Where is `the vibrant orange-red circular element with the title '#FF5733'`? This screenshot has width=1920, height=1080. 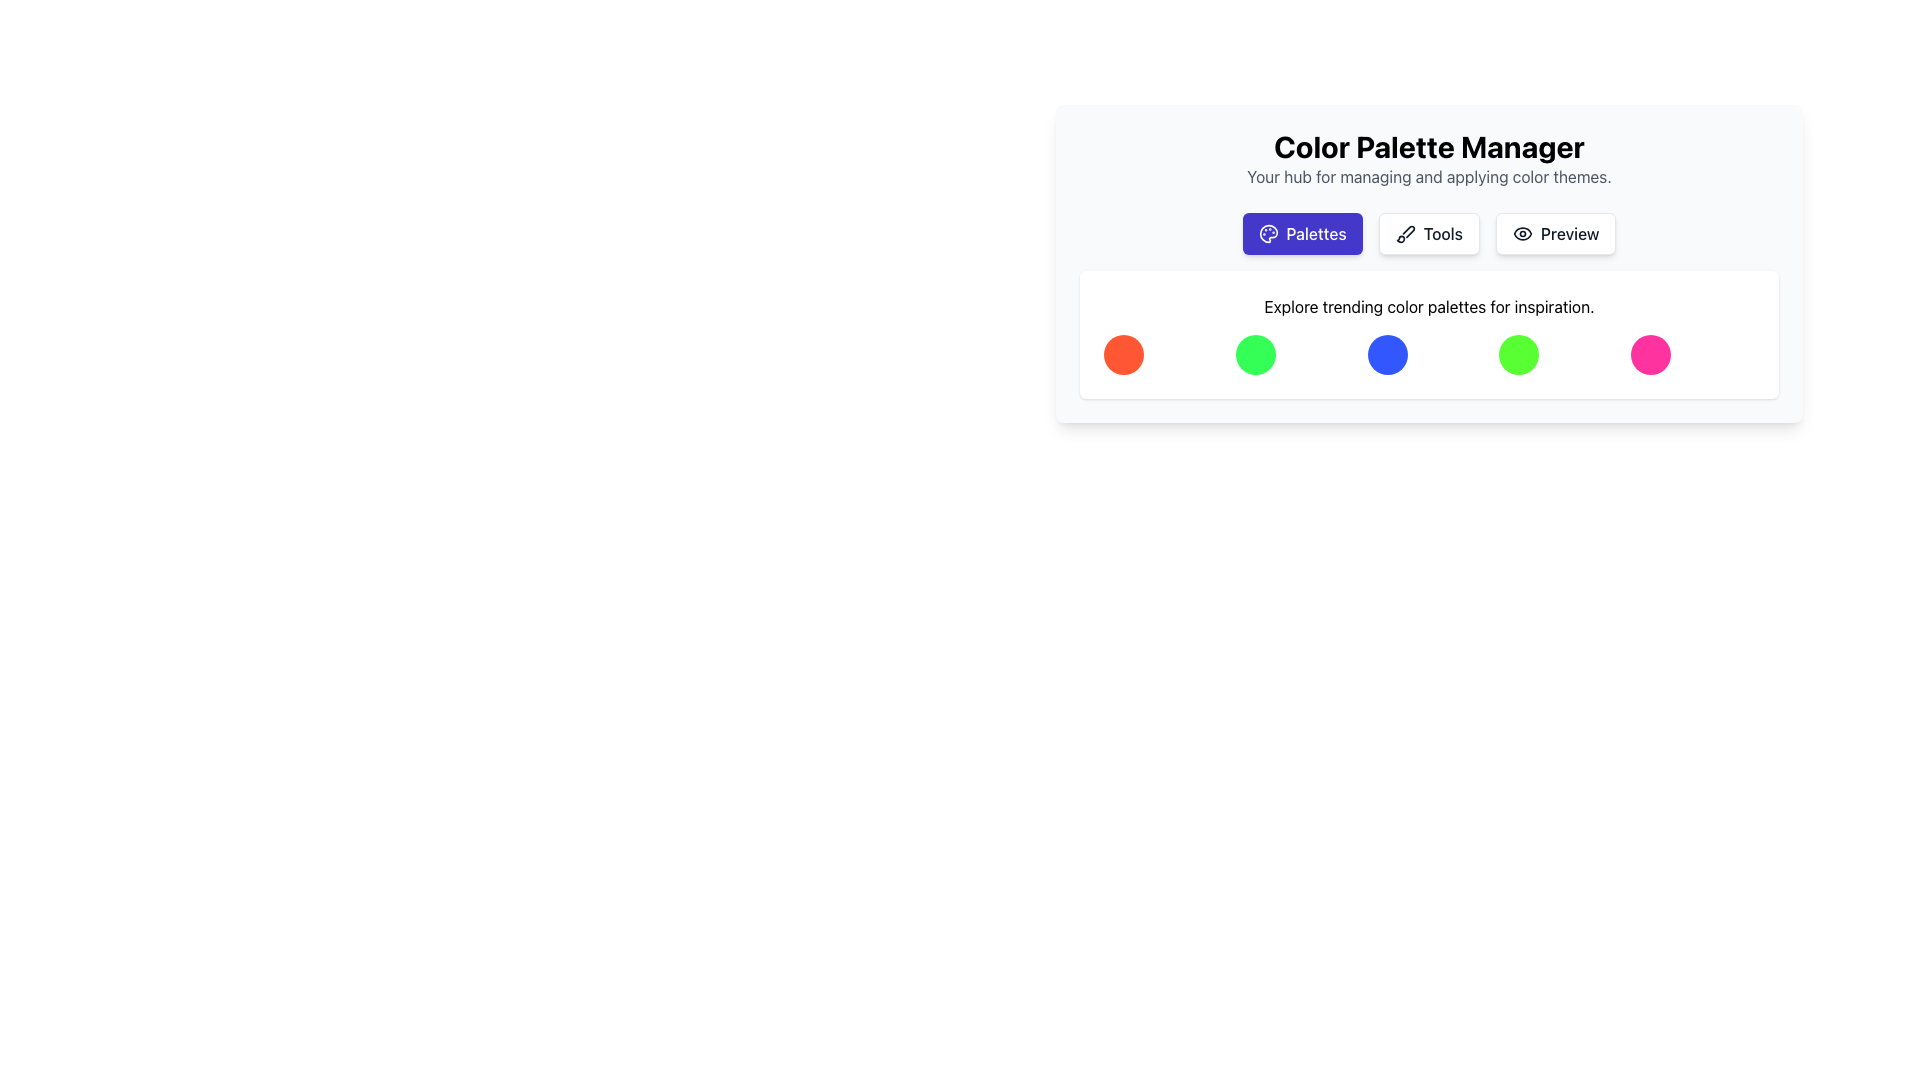
the vibrant orange-red circular element with the title '#FF5733' is located at coordinates (1123, 353).